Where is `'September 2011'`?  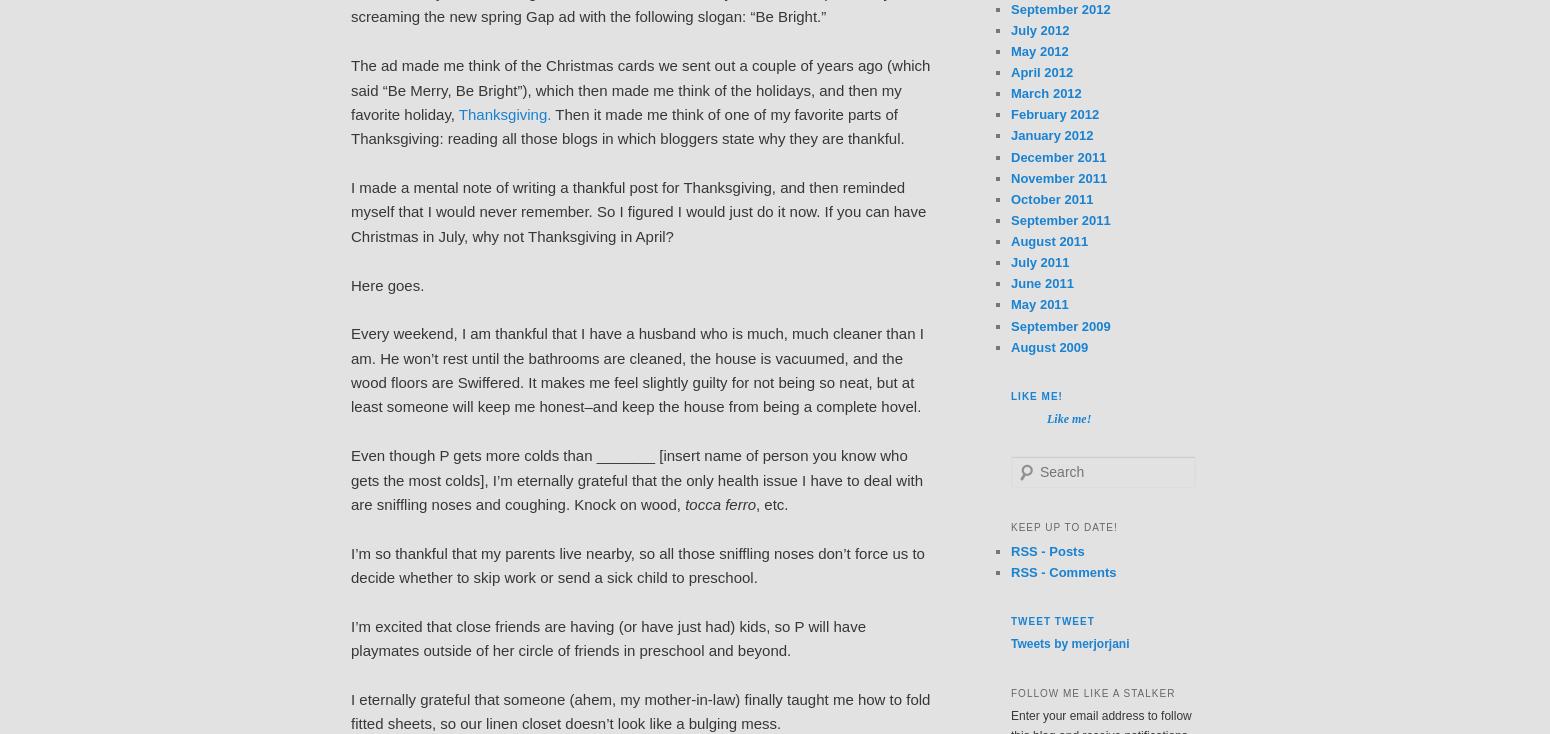
'September 2011' is located at coordinates (1060, 219).